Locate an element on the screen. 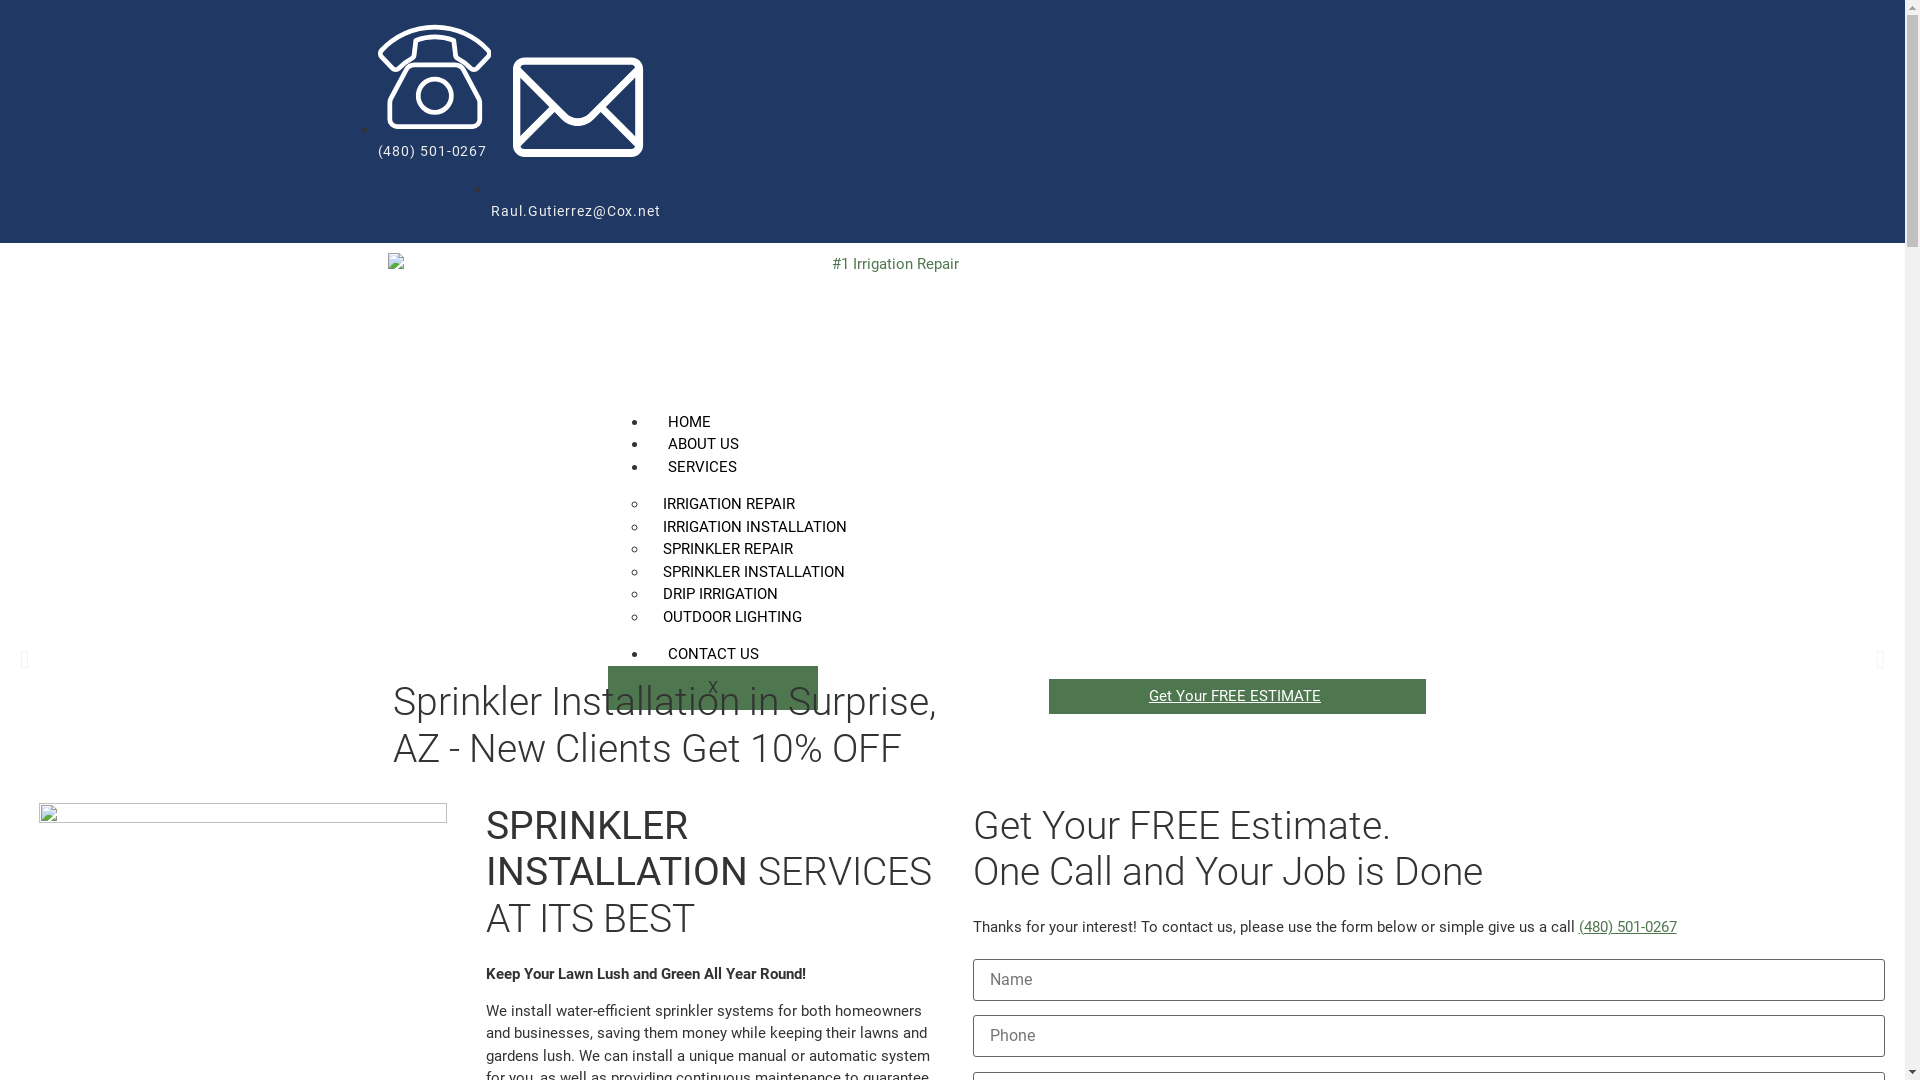 The width and height of the screenshot is (1920, 1080). 'SPRINKLER REPAIR' is located at coordinates (727, 548).